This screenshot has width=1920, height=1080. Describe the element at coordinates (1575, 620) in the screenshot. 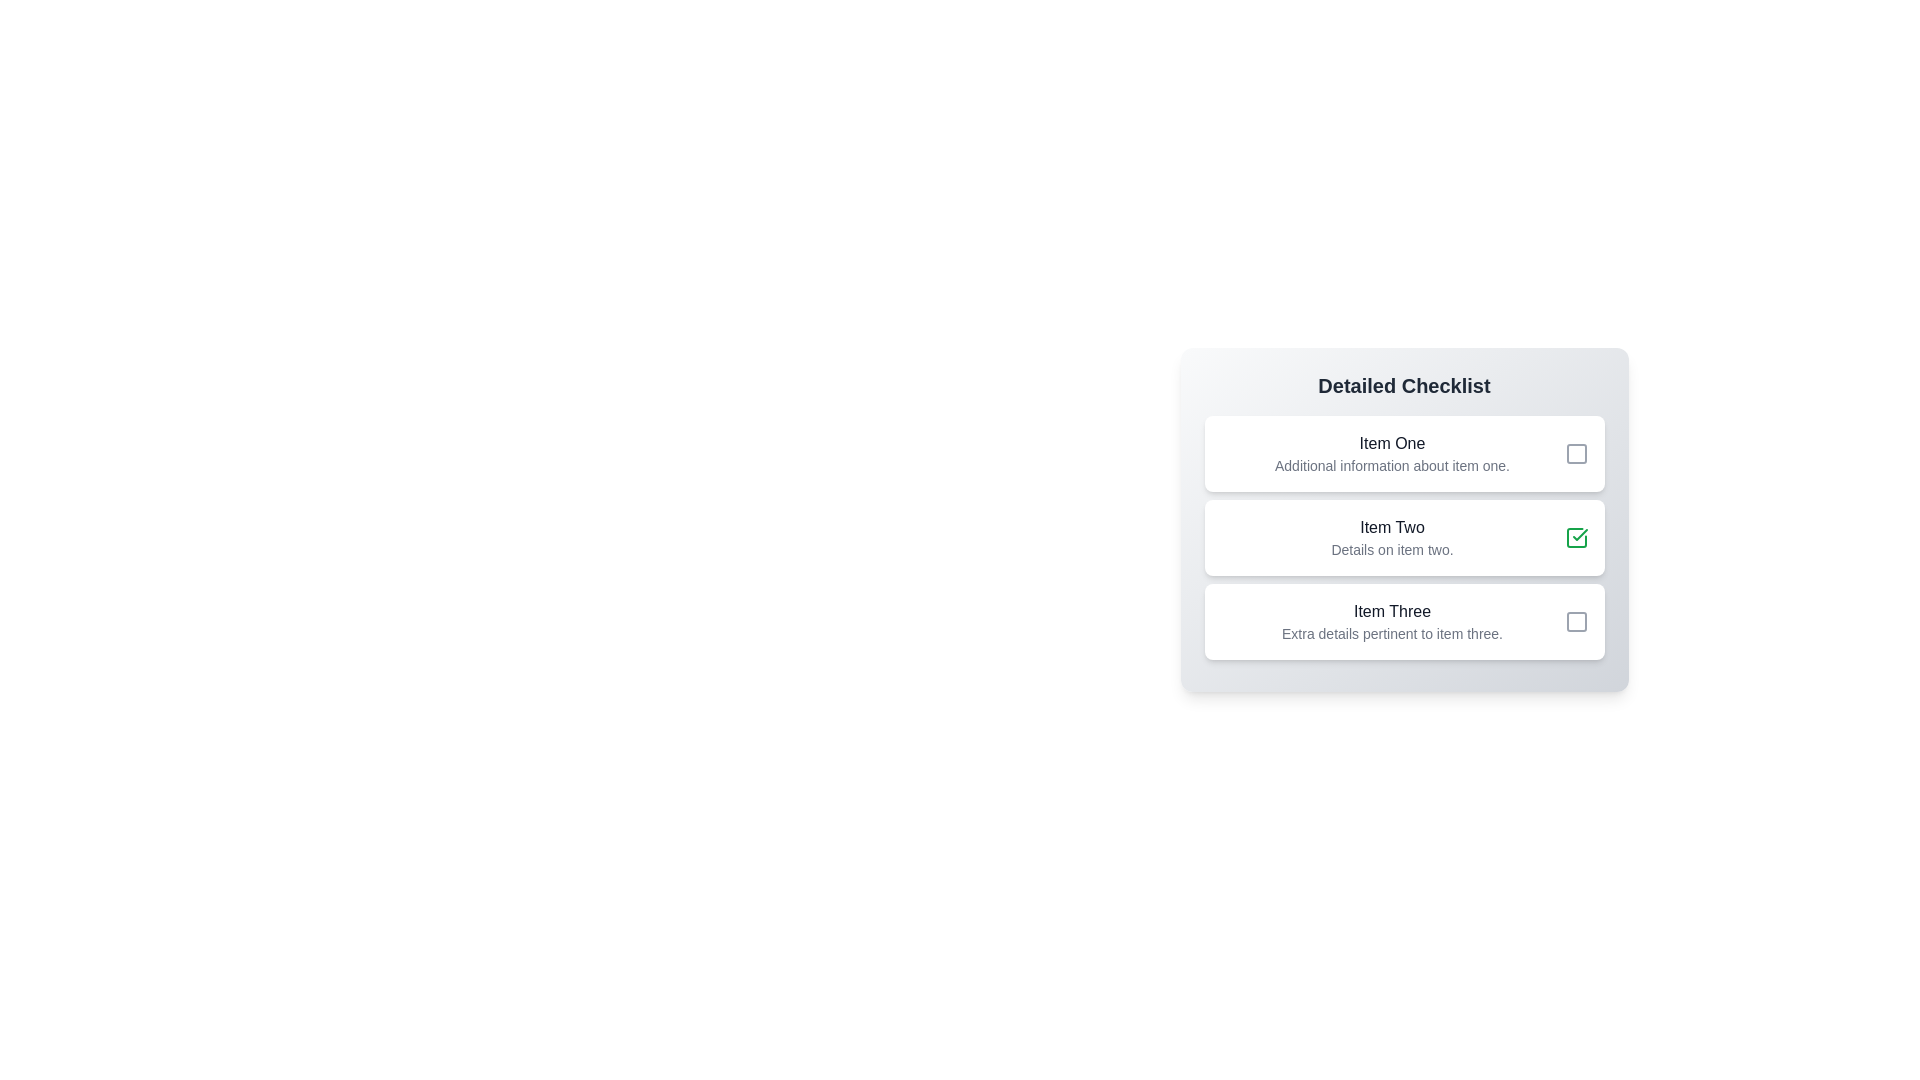

I see `the small rounded rectangle icon located within the SVG element for 'Item Three' in the detailed checklist layout` at that location.